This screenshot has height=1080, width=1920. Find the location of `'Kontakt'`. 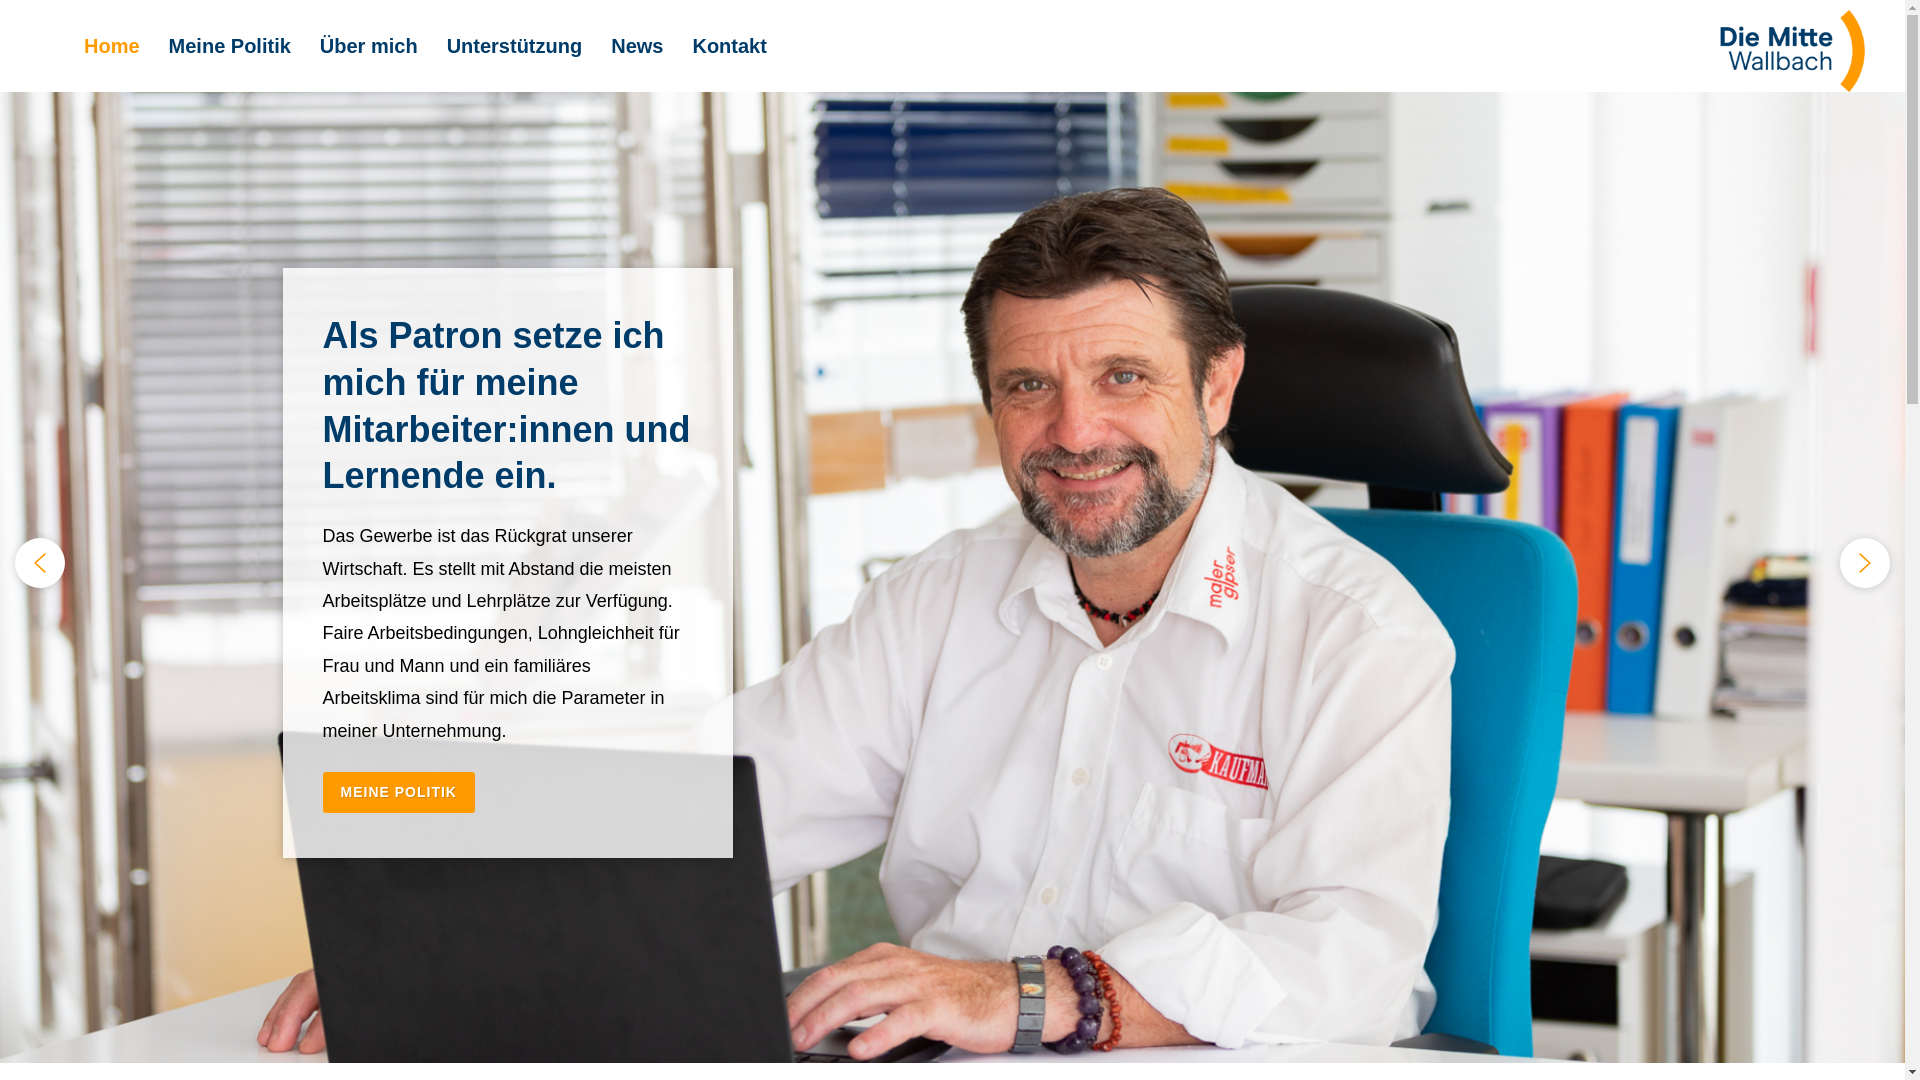

'Kontakt' is located at coordinates (677, 45).